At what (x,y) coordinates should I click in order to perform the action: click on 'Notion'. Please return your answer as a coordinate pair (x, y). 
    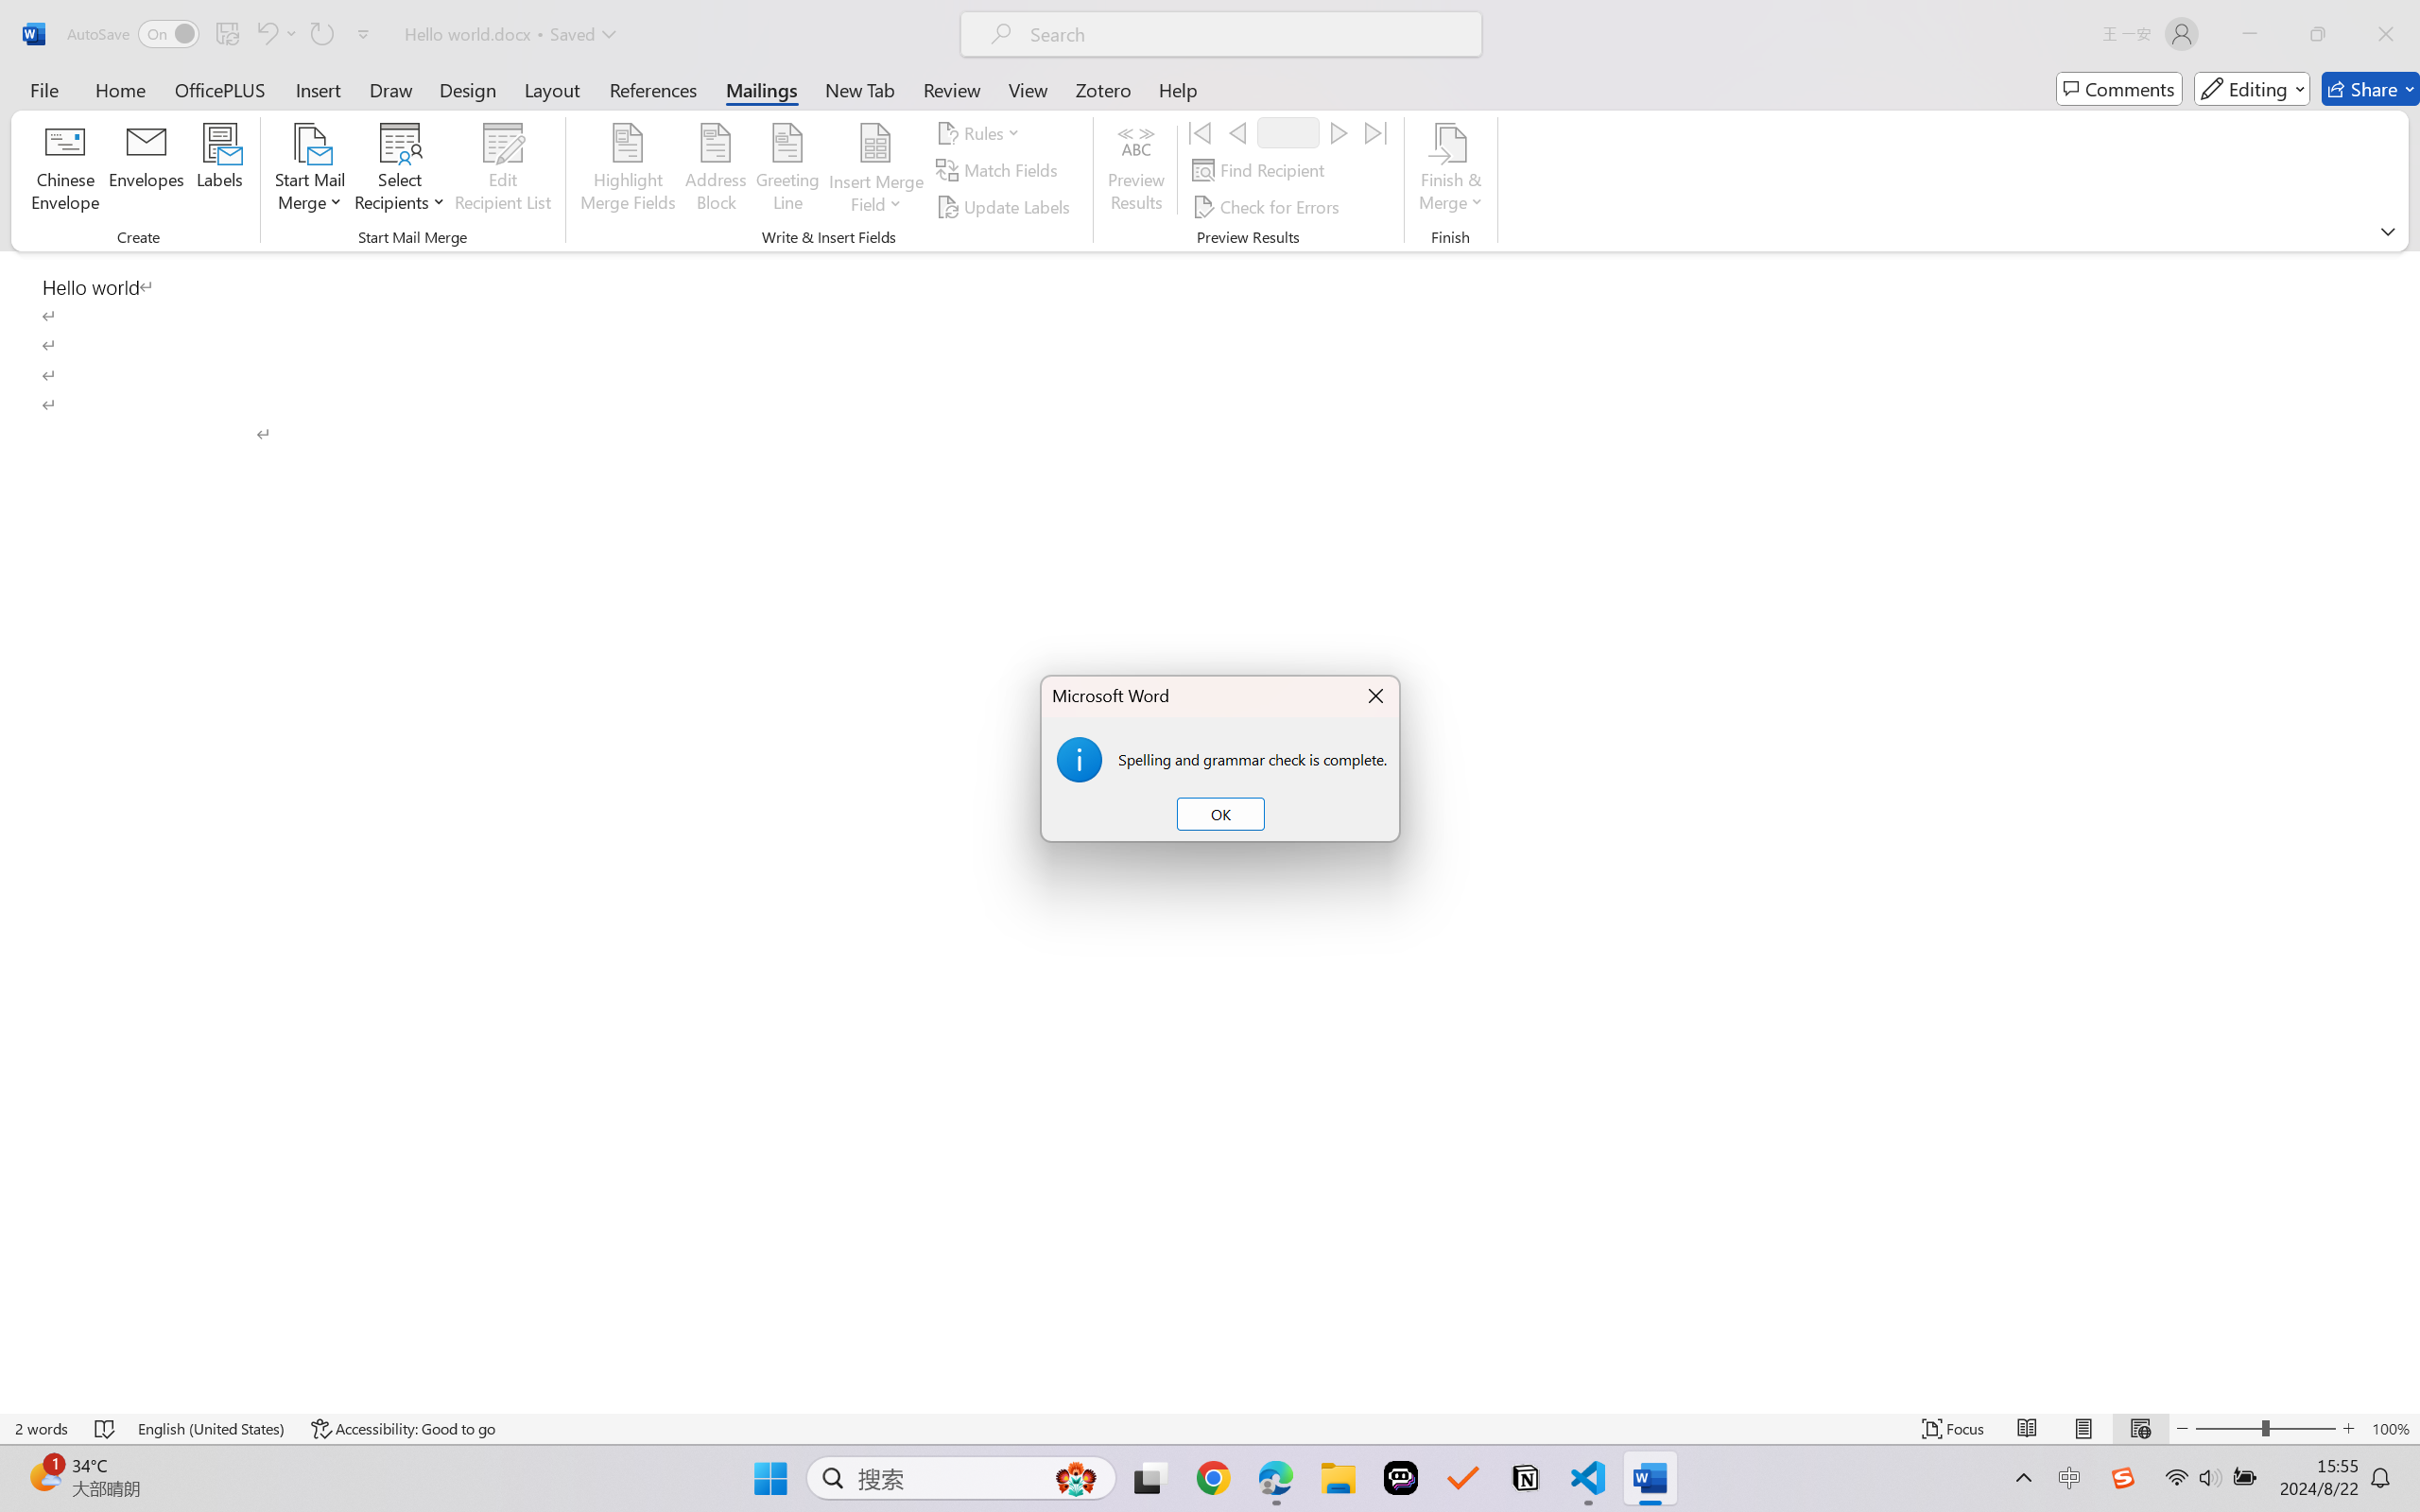
    Looking at the image, I should click on (1525, 1478).